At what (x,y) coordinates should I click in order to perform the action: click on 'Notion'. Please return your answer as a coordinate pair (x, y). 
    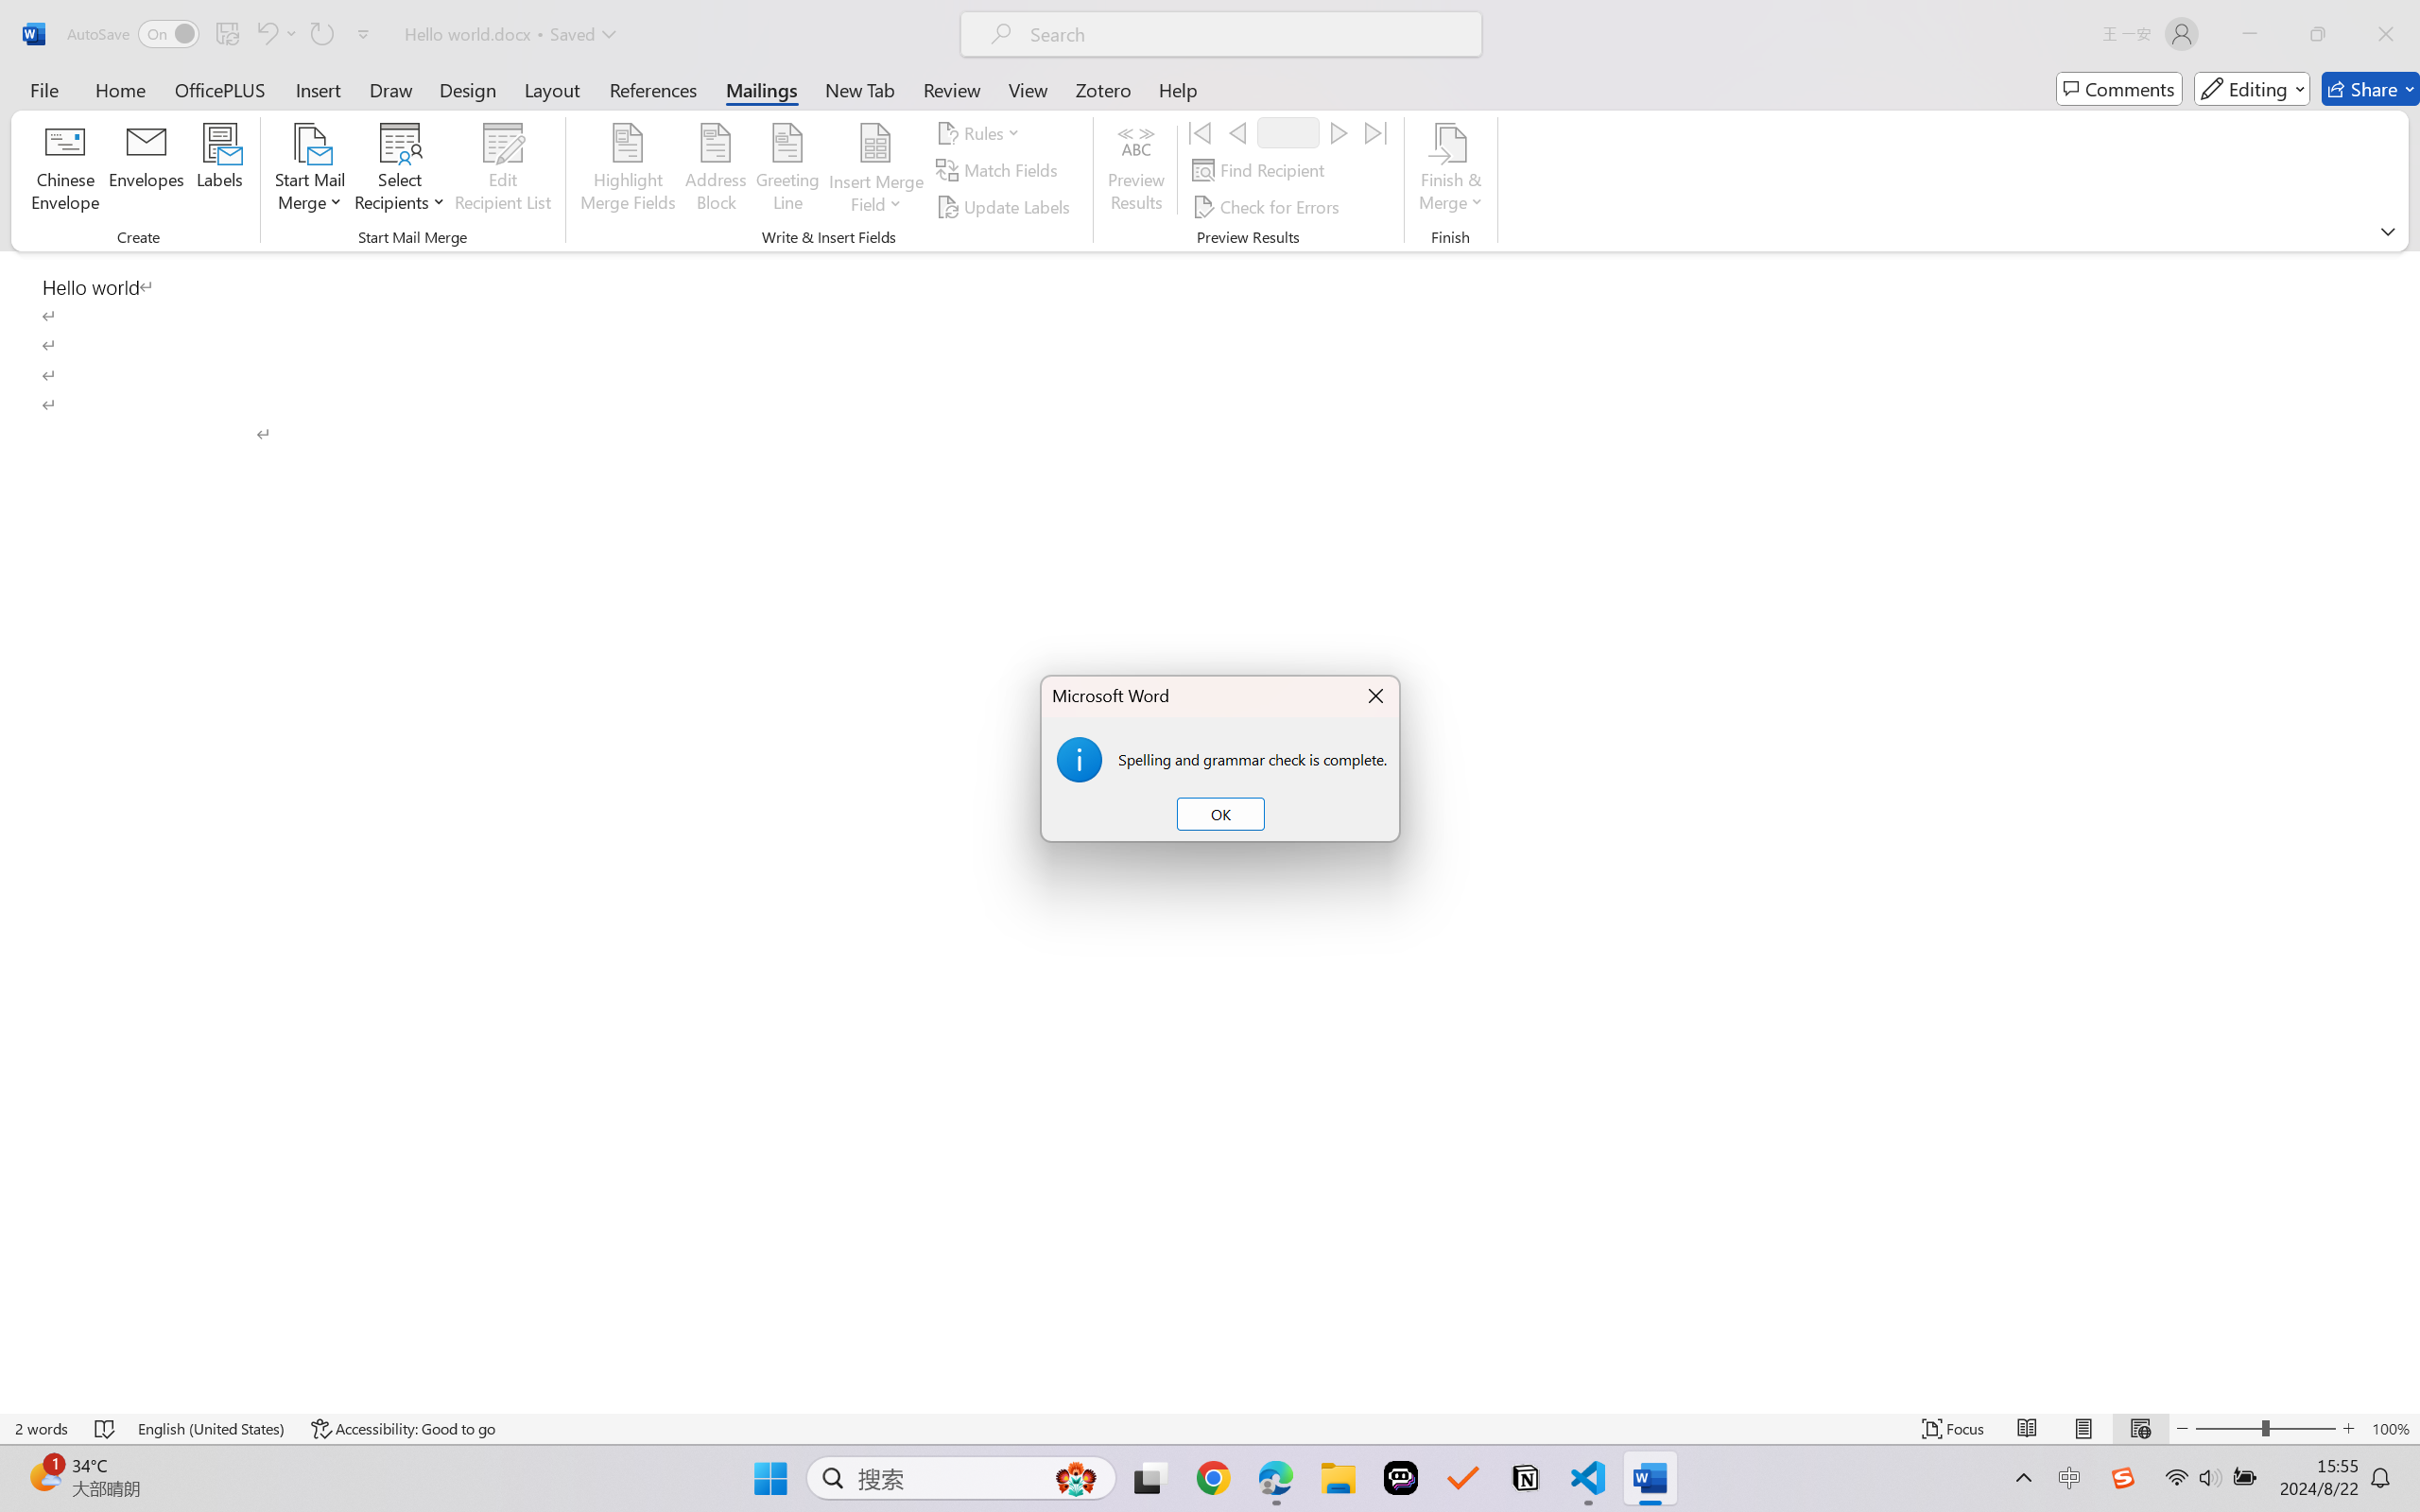
    Looking at the image, I should click on (1525, 1478).